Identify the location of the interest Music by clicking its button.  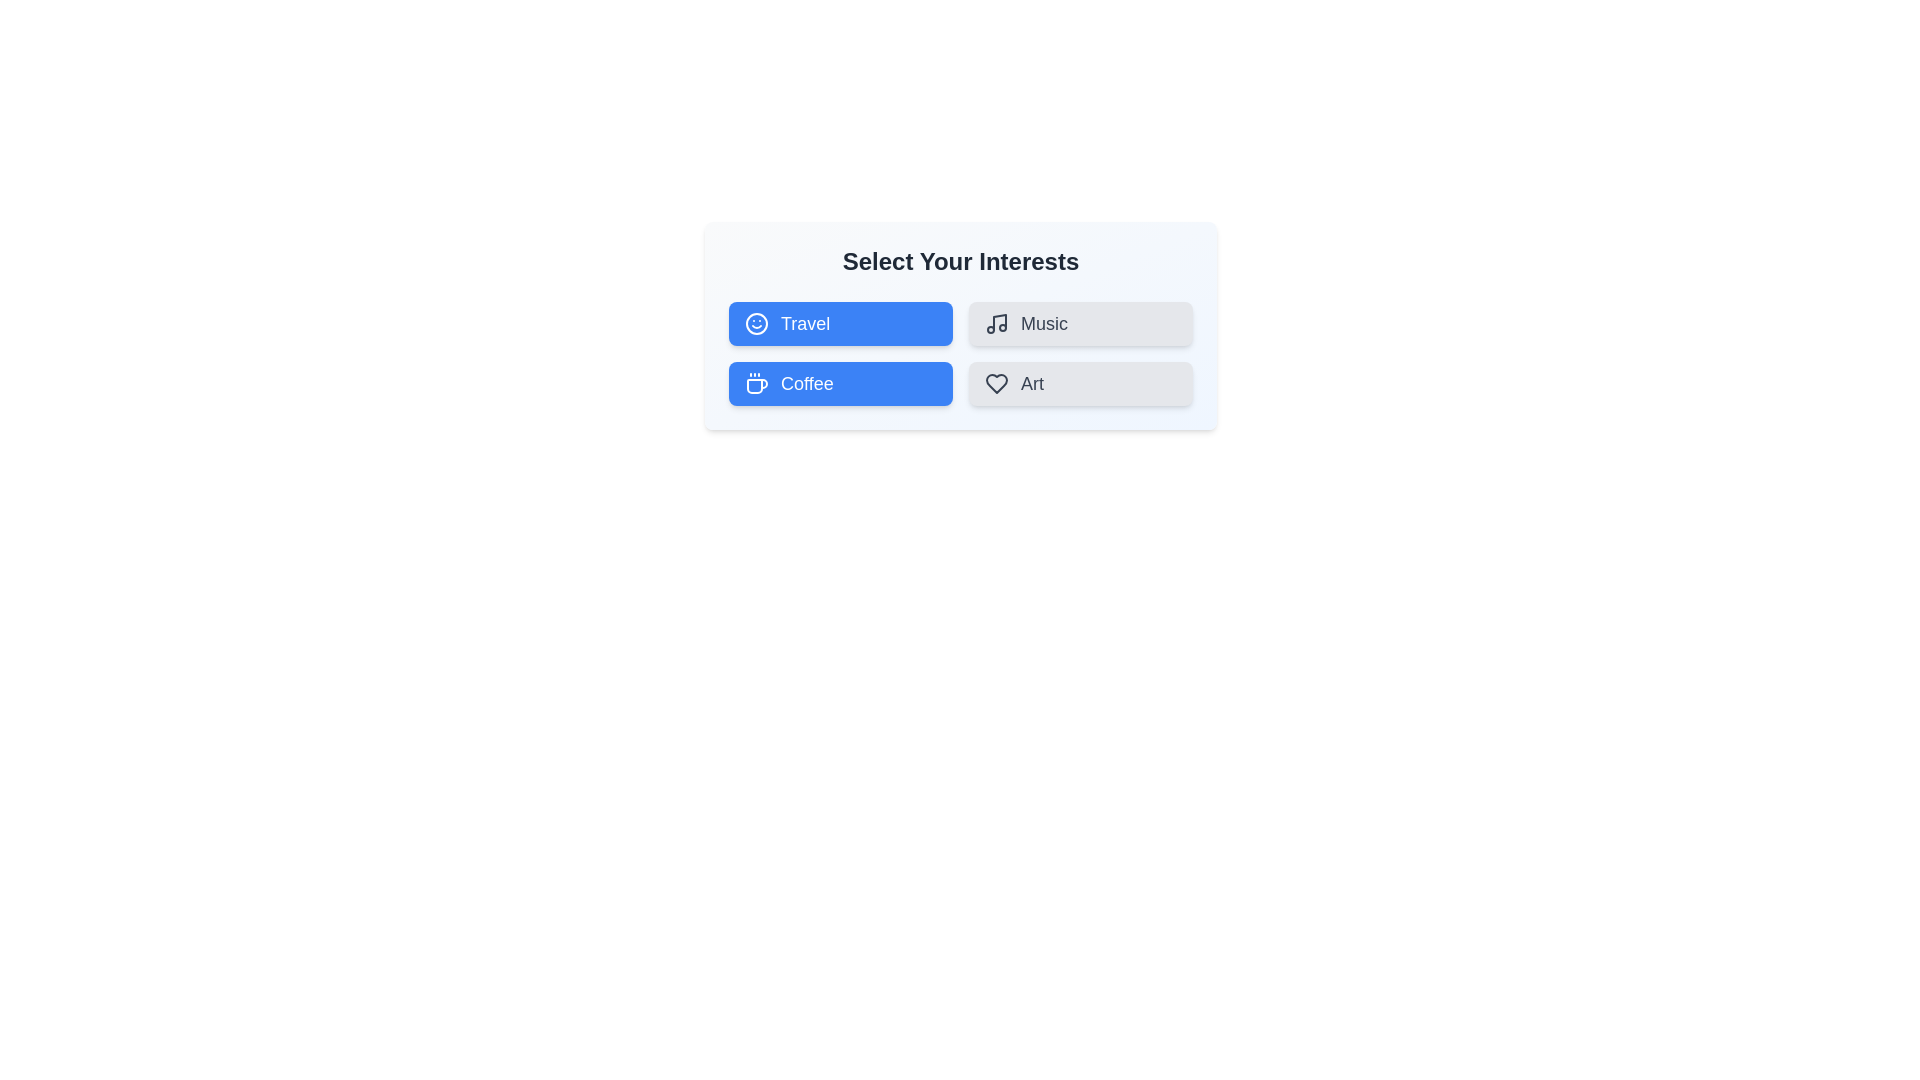
(1079, 323).